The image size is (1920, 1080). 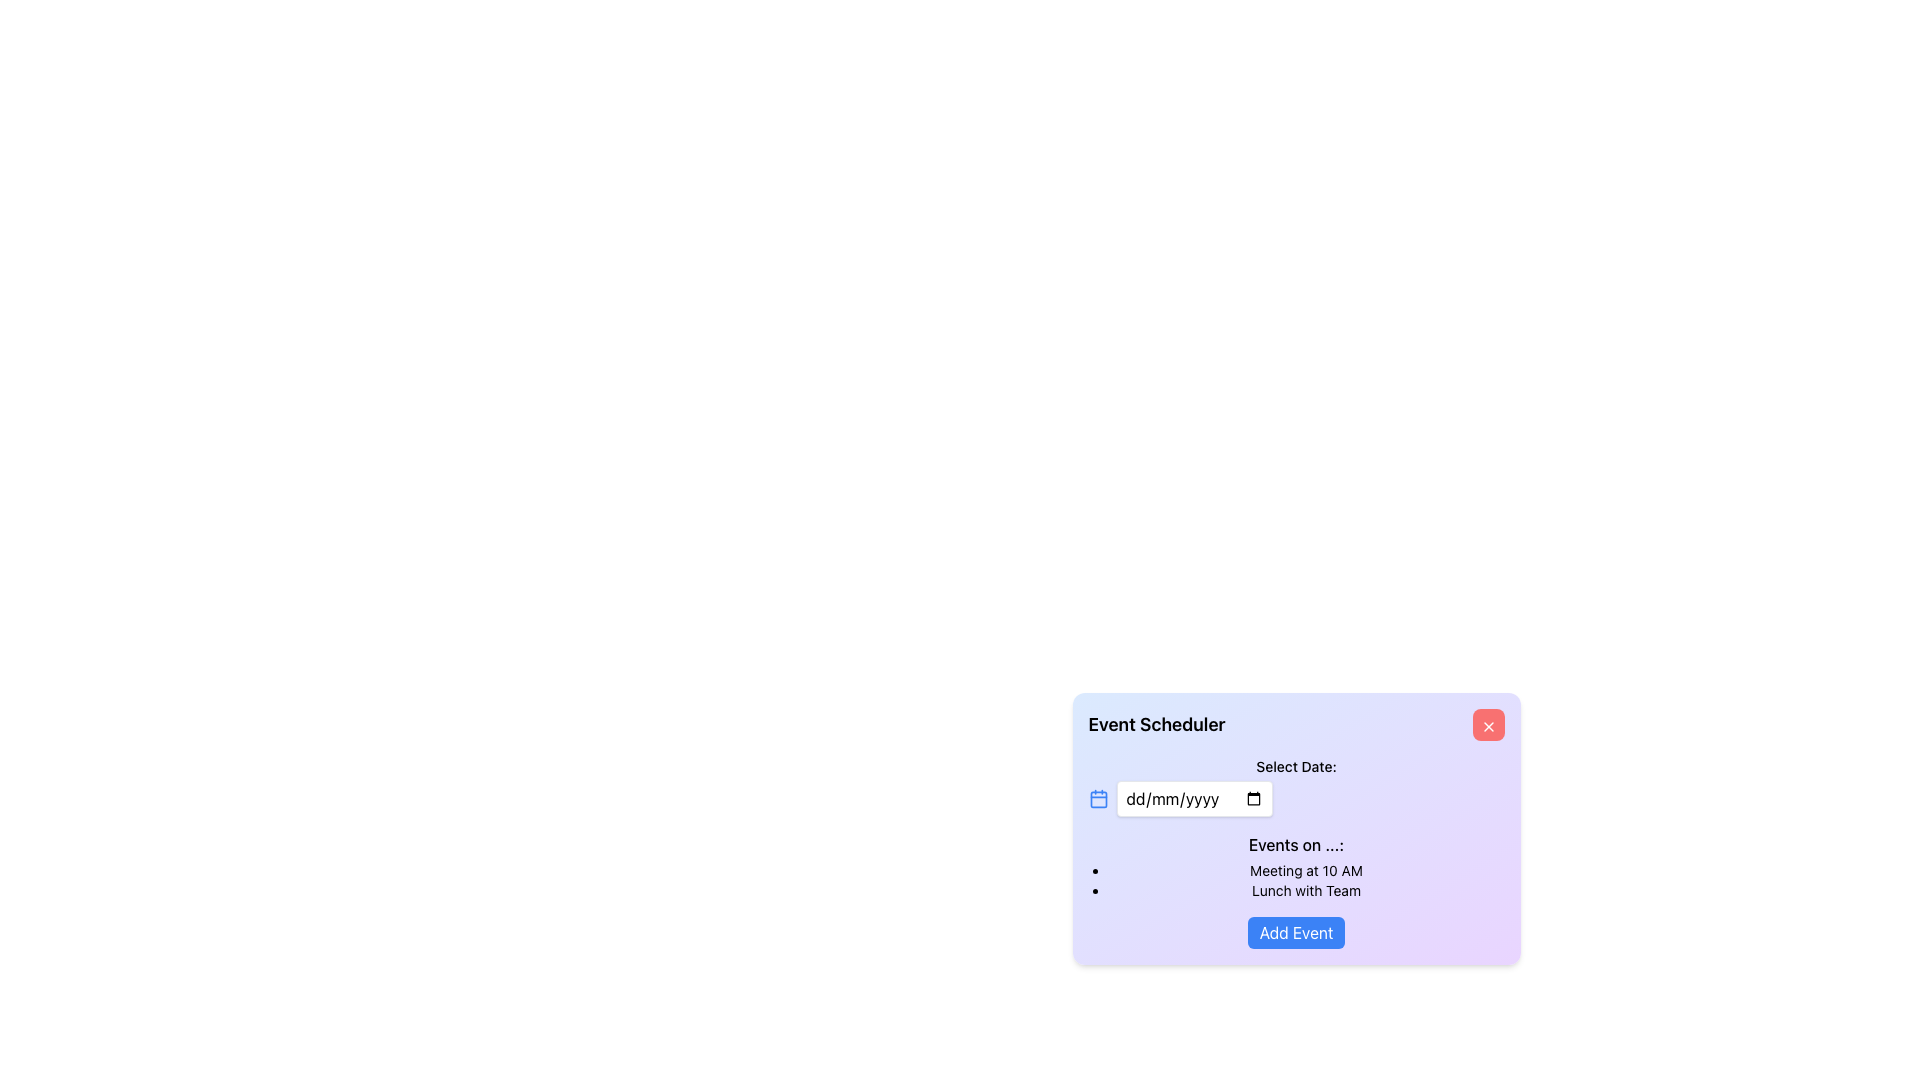 I want to click on the small red button with a white cross icon in the top-right corner of the 'Event Scheduler' dialog, so click(x=1488, y=725).